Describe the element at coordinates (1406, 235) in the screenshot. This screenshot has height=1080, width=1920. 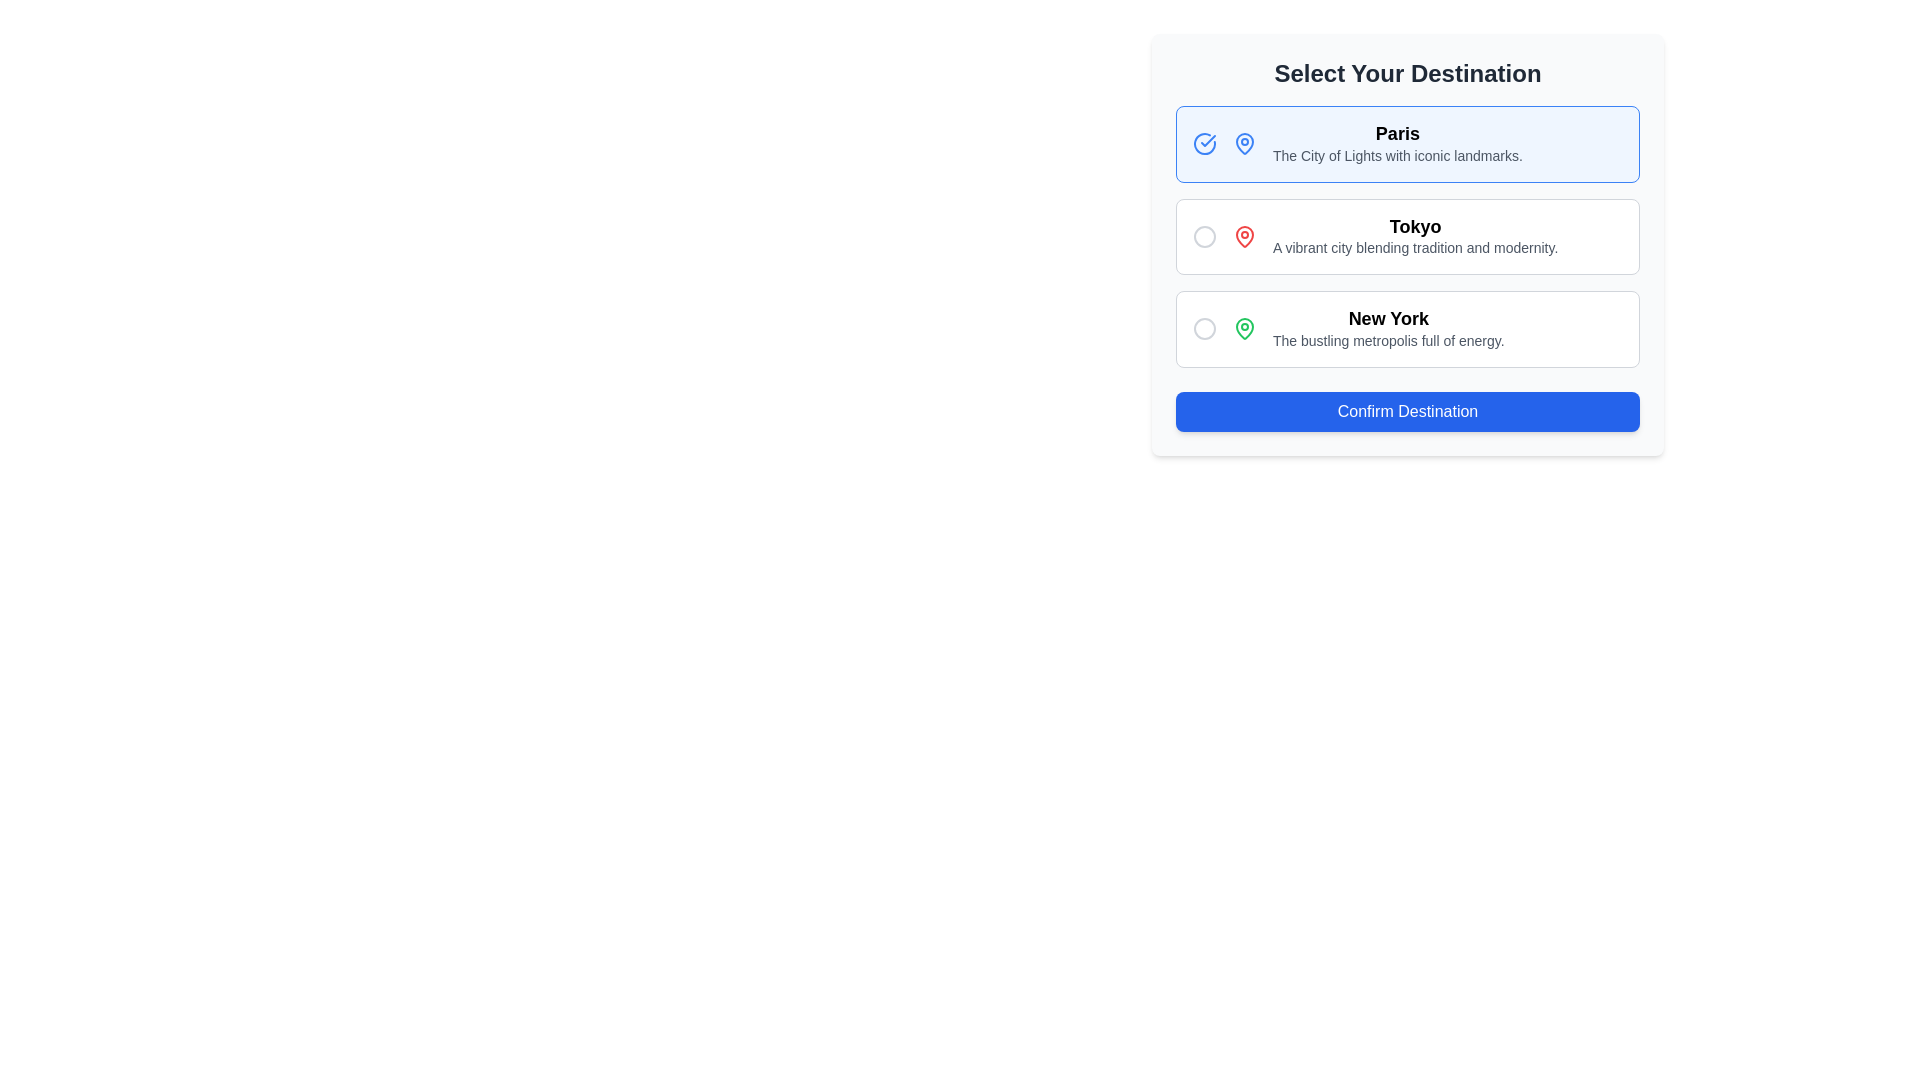
I see `the interactive Option card for selecting the 'Tokyo' destination, which is the second card in a stacked group of three cards` at that location.